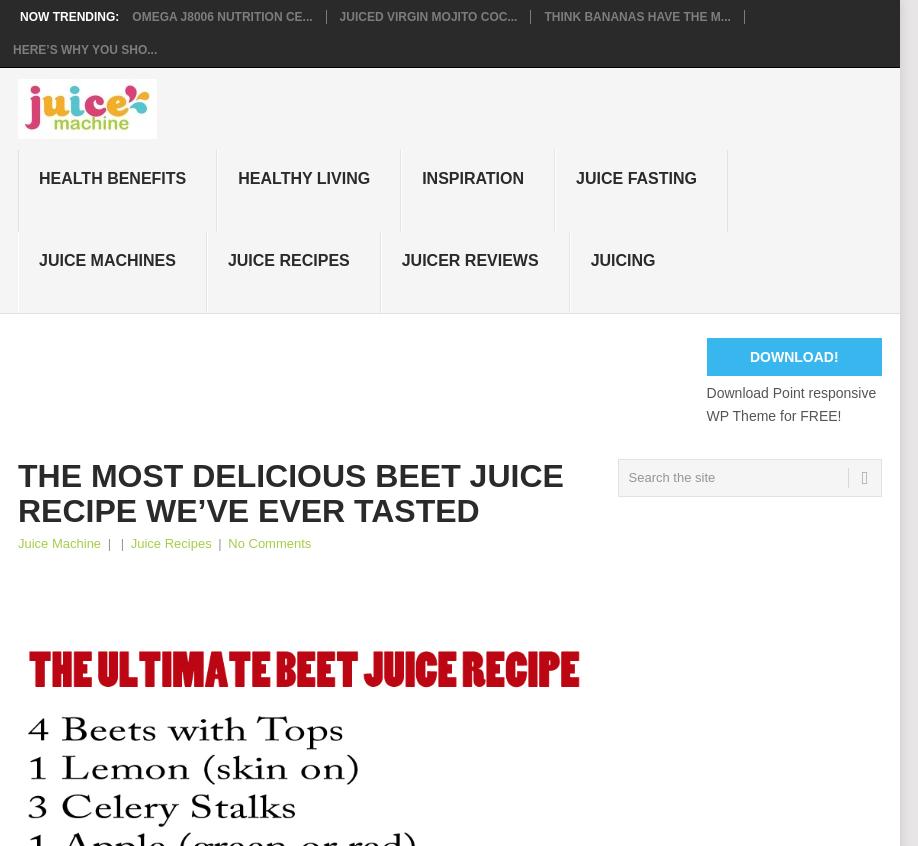 The width and height of the screenshot is (918, 846). I want to click on 'Juicer Reviews', so click(469, 259).